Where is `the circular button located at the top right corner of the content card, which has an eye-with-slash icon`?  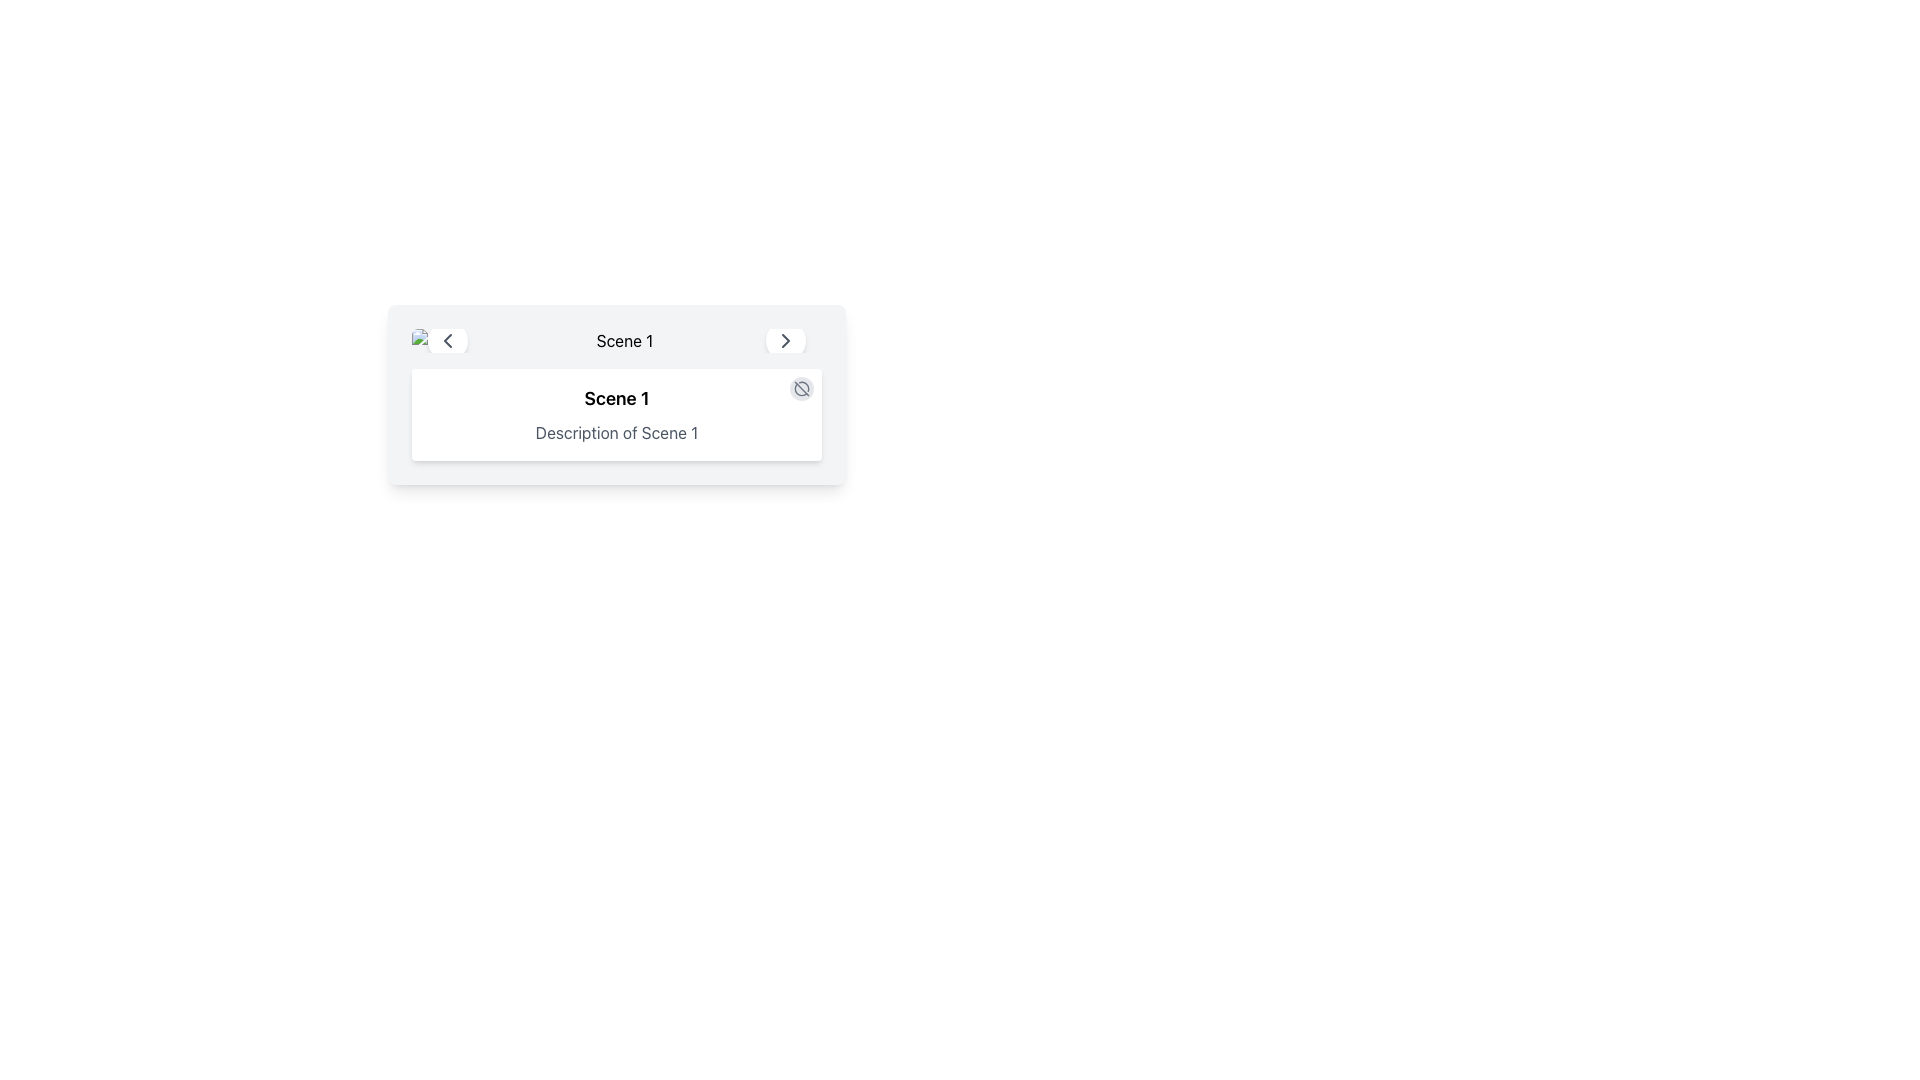
the circular button located at the top right corner of the content card, which has an eye-with-slash icon is located at coordinates (801, 389).